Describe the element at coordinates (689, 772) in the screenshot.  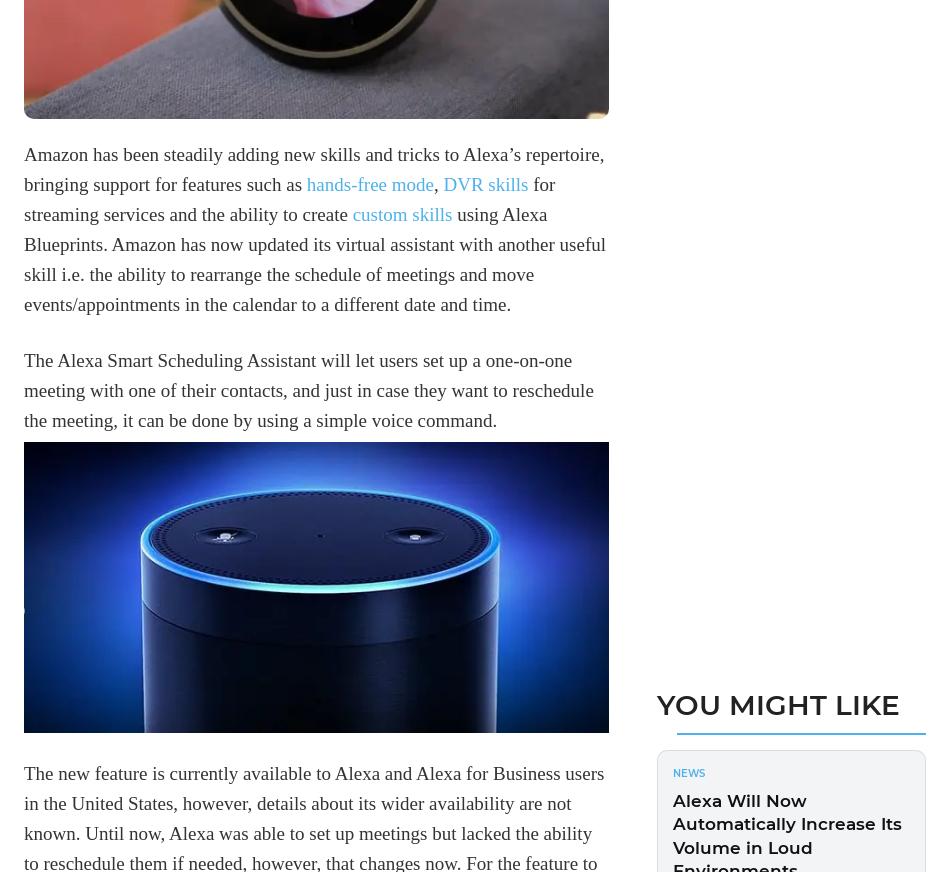
I see `'News'` at that location.